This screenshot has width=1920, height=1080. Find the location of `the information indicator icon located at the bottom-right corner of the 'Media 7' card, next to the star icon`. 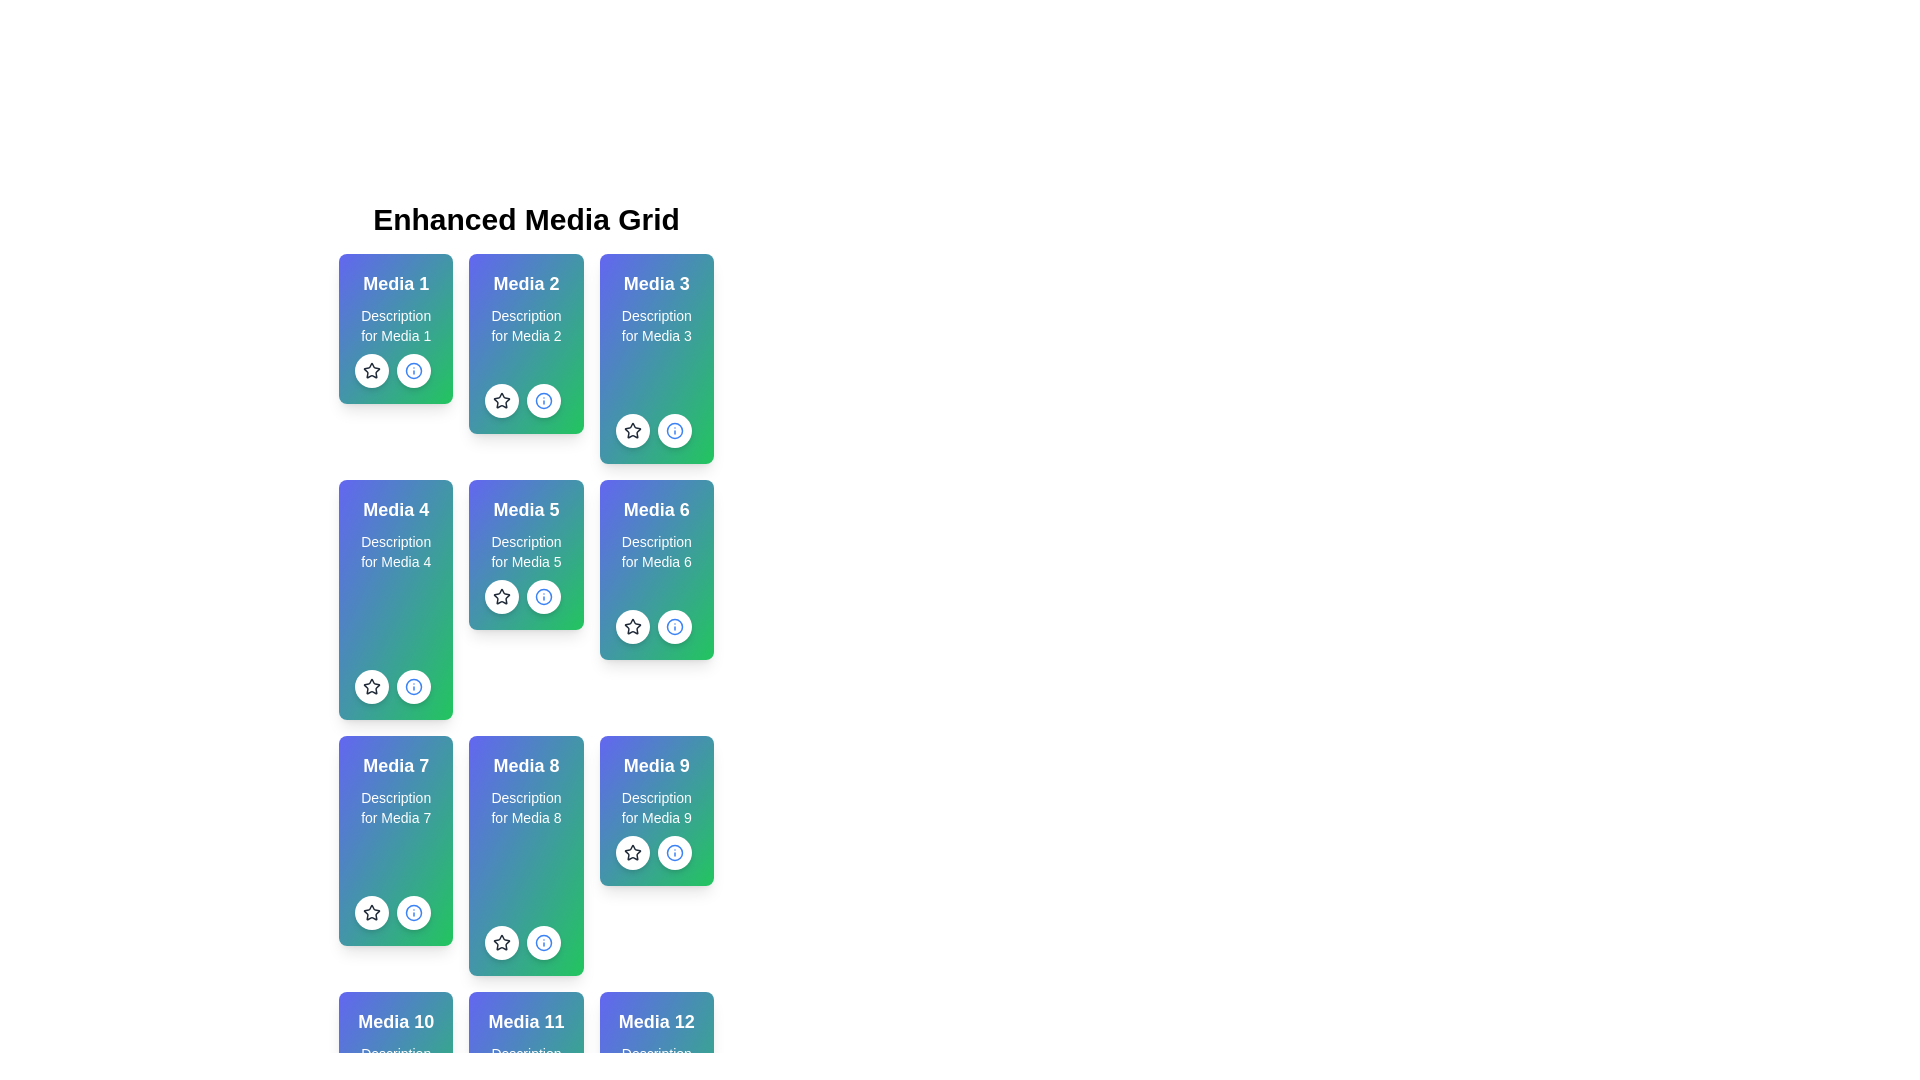

the information indicator icon located at the bottom-right corner of the 'Media 7' card, next to the star icon is located at coordinates (412, 913).